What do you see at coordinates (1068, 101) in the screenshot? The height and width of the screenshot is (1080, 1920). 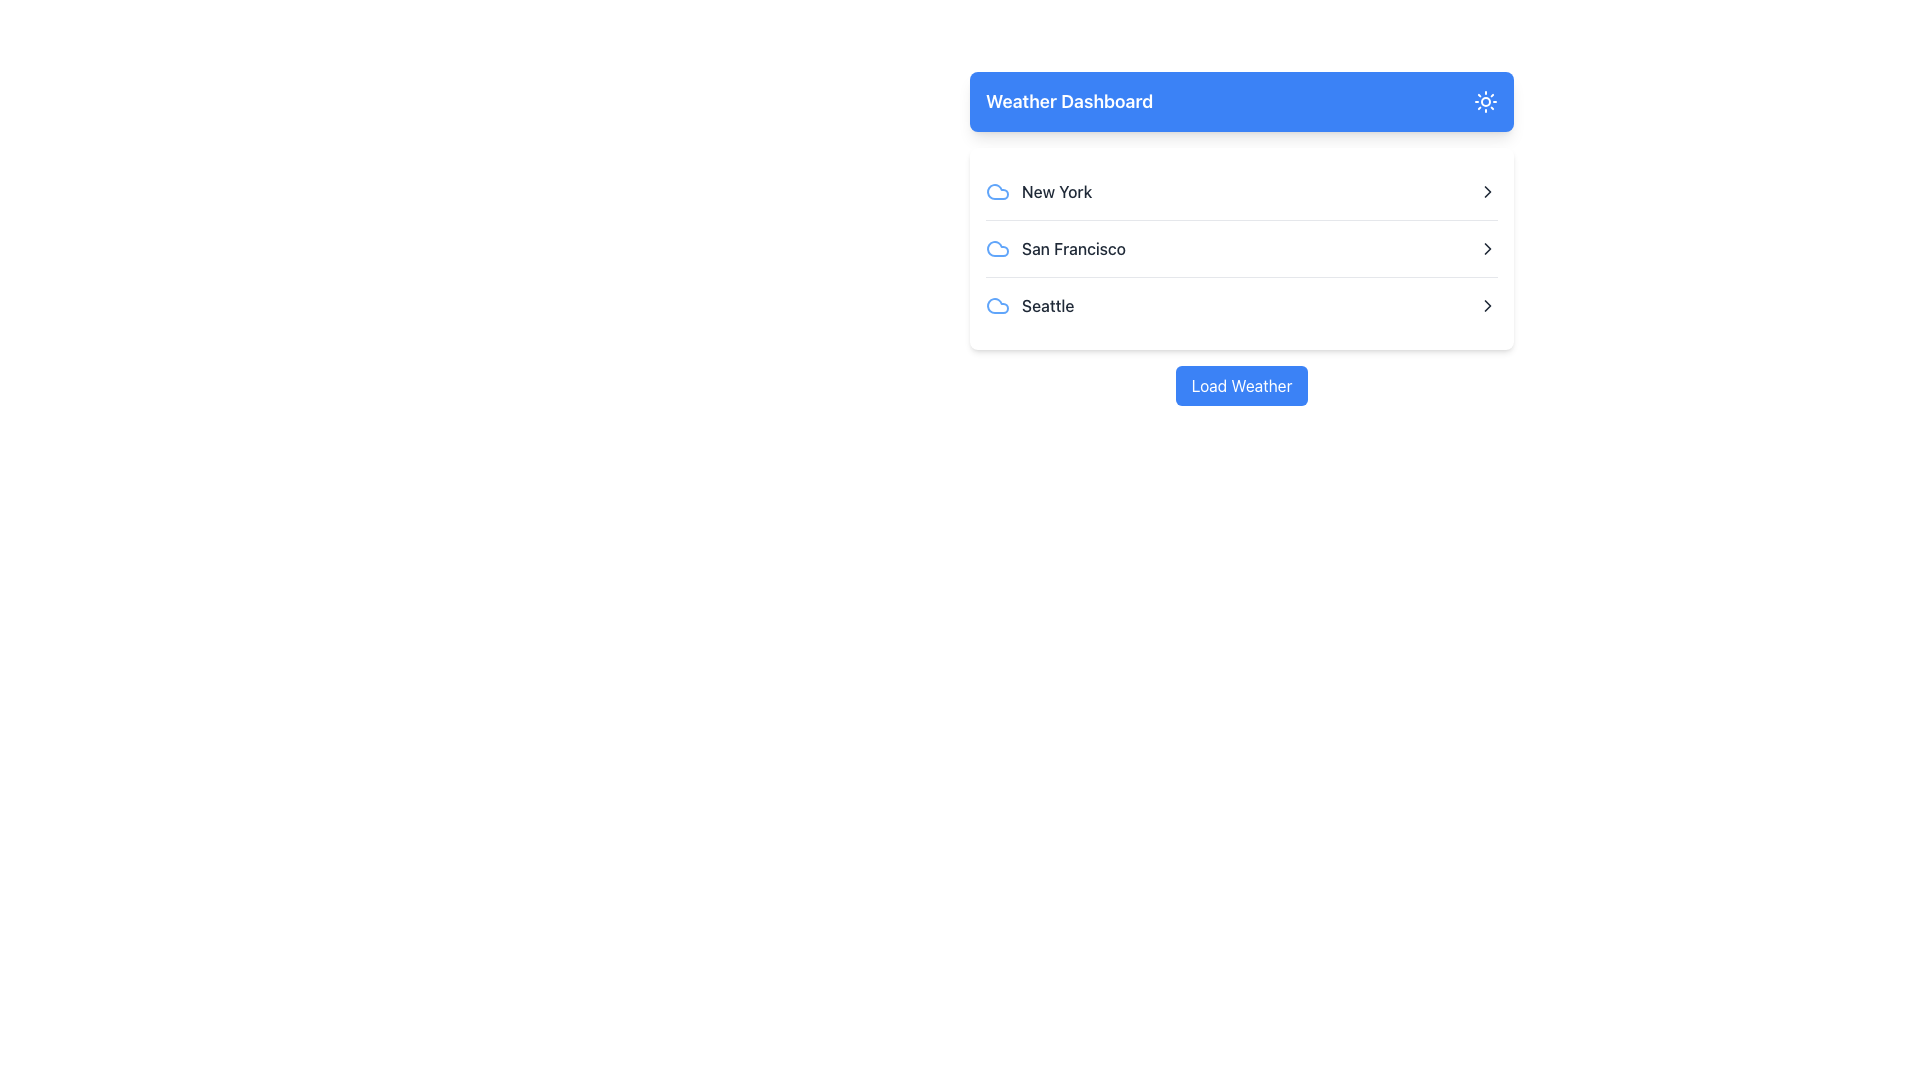 I see `the text label reading 'Weather Dashboard' located in the blue header area of the weather dashboard widget` at bounding box center [1068, 101].